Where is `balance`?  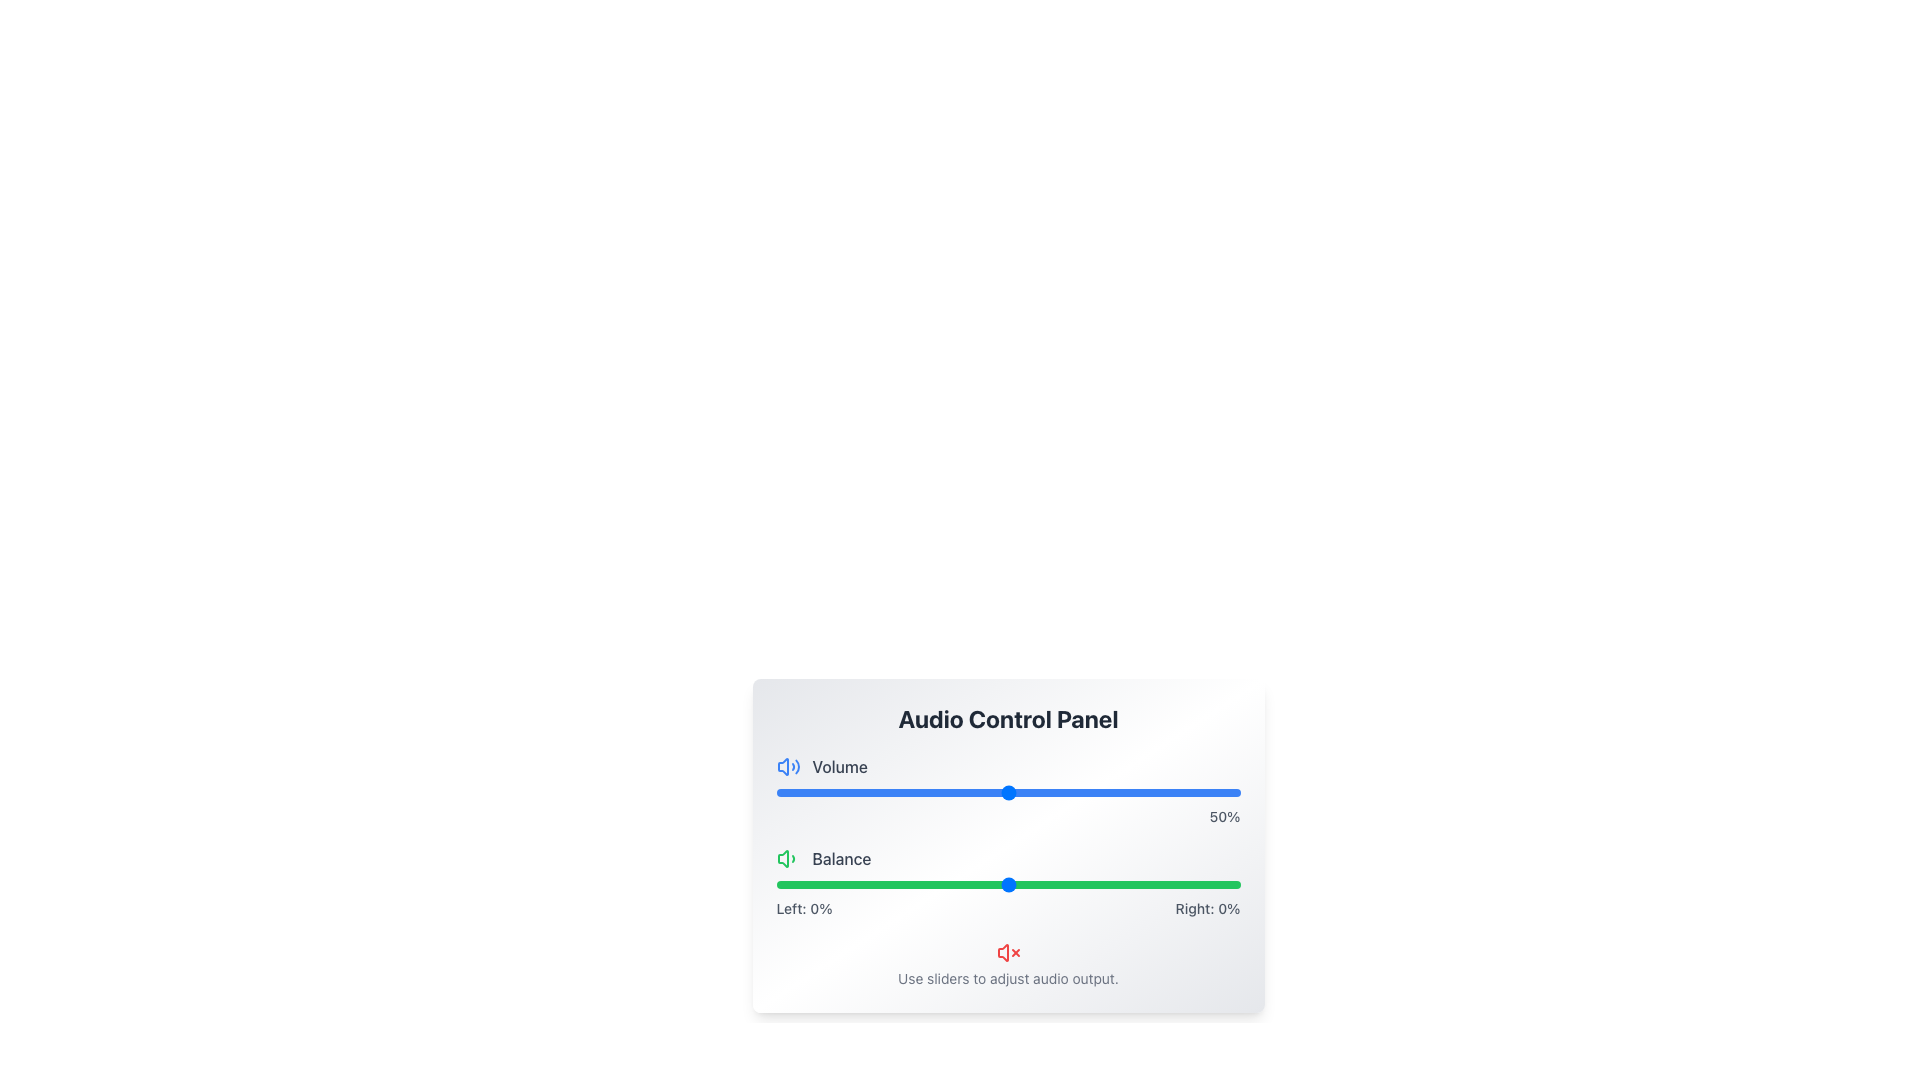
balance is located at coordinates (1091, 883).